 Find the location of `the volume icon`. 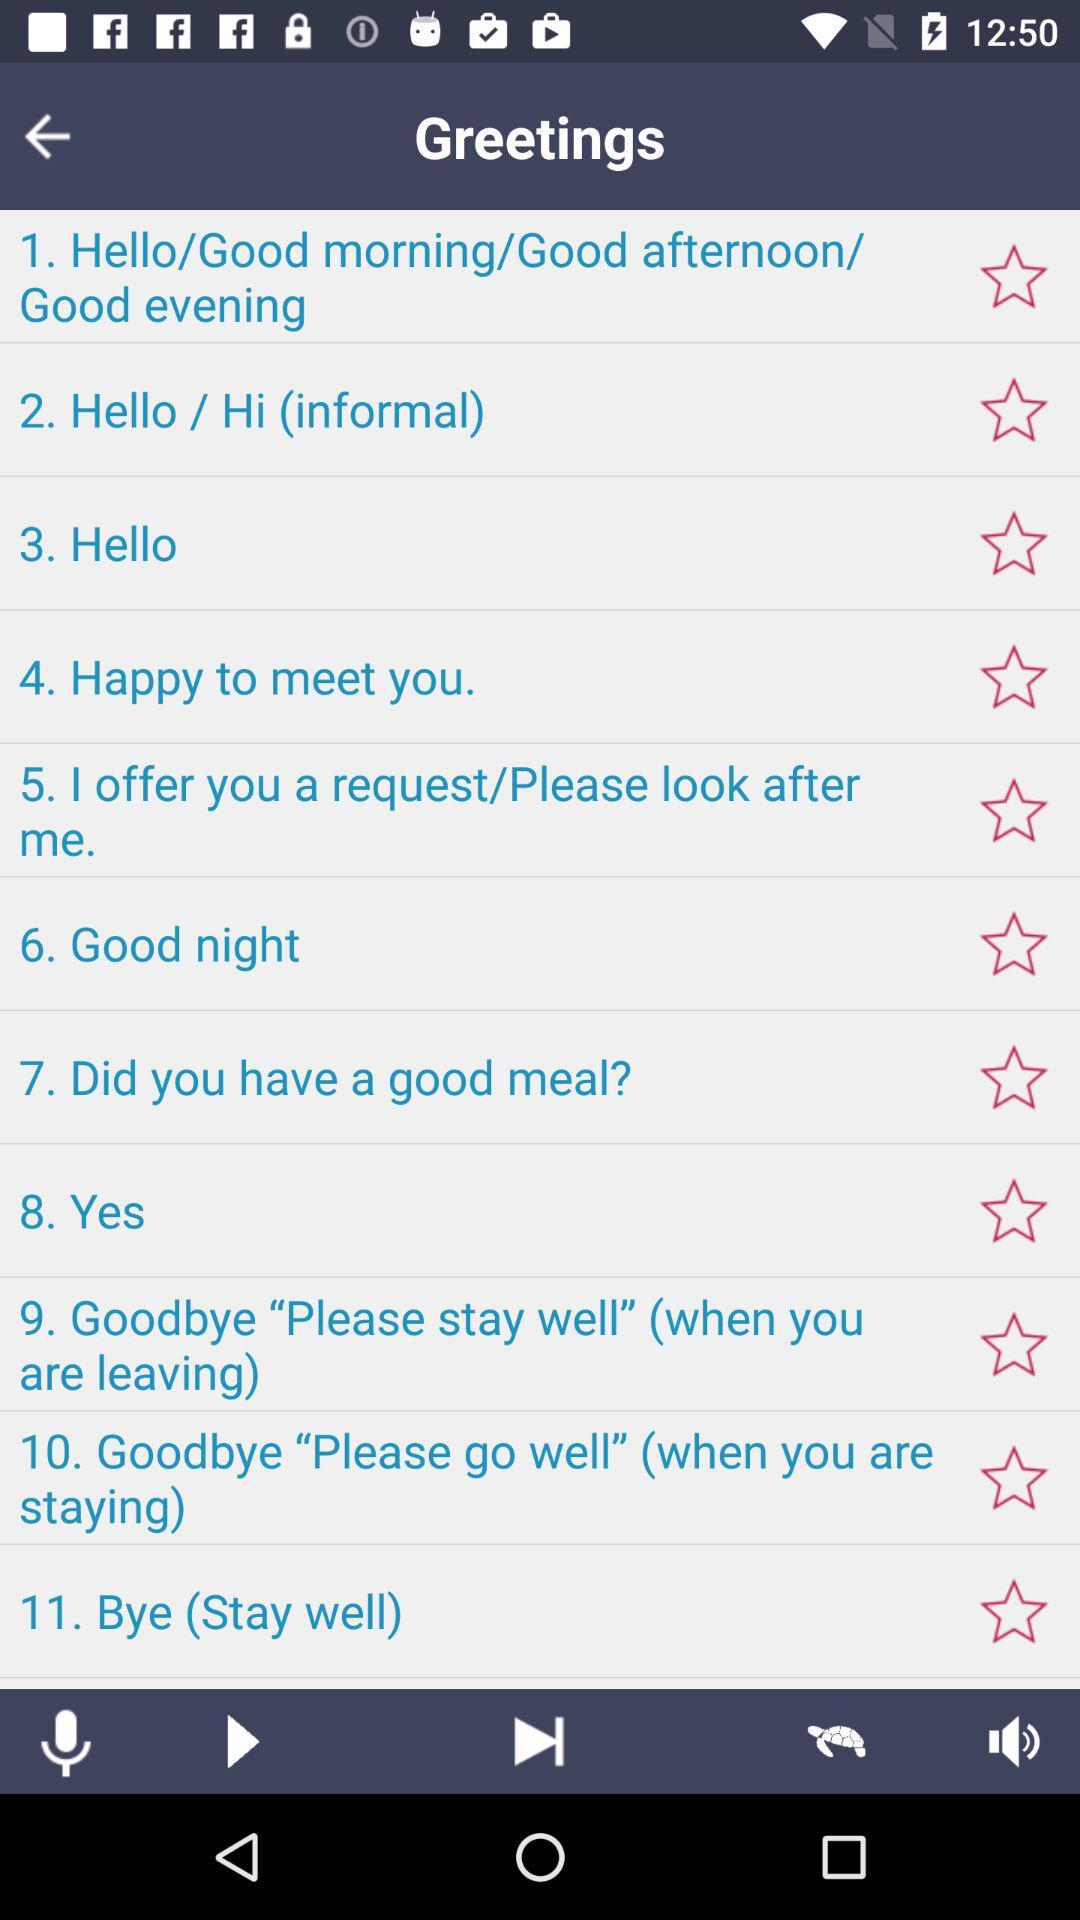

the volume icon is located at coordinates (1014, 1740).